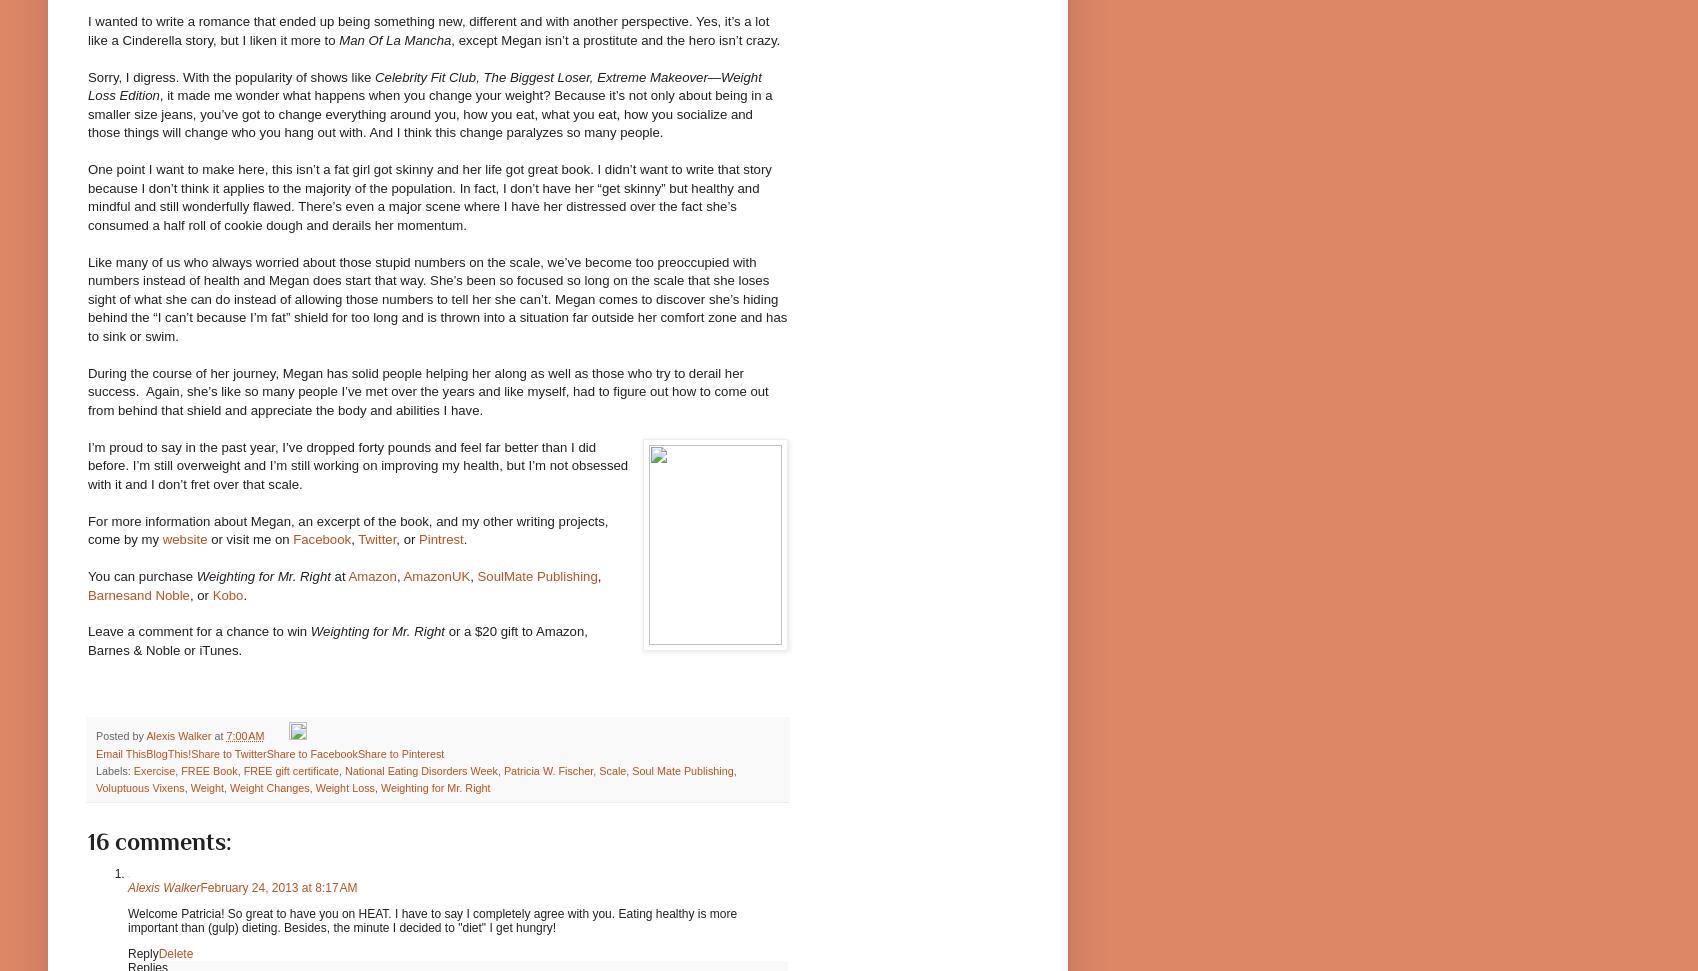  What do you see at coordinates (120, 752) in the screenshot?
I see `'Email This'` at bounding box center [120, 752].